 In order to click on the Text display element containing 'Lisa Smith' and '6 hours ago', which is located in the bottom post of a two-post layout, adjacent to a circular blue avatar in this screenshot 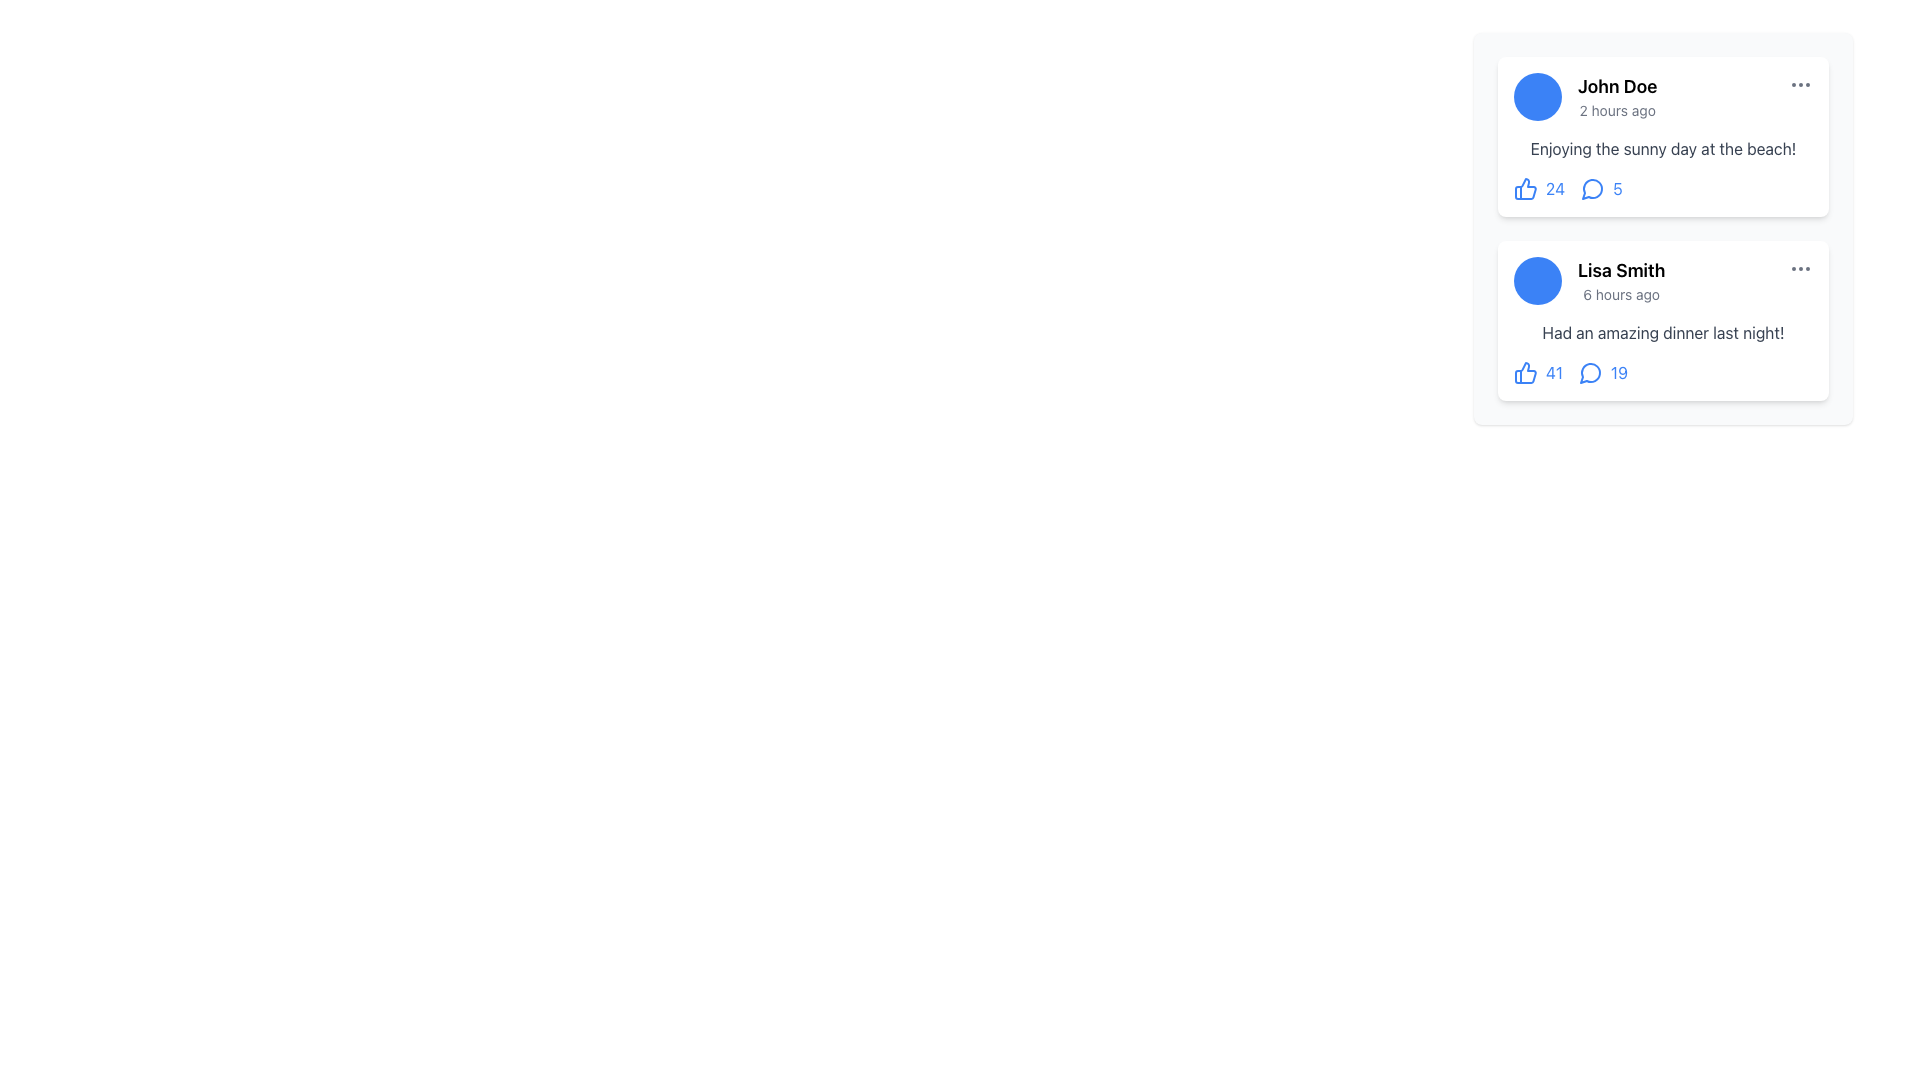, I will do `click(1621, 281)`.